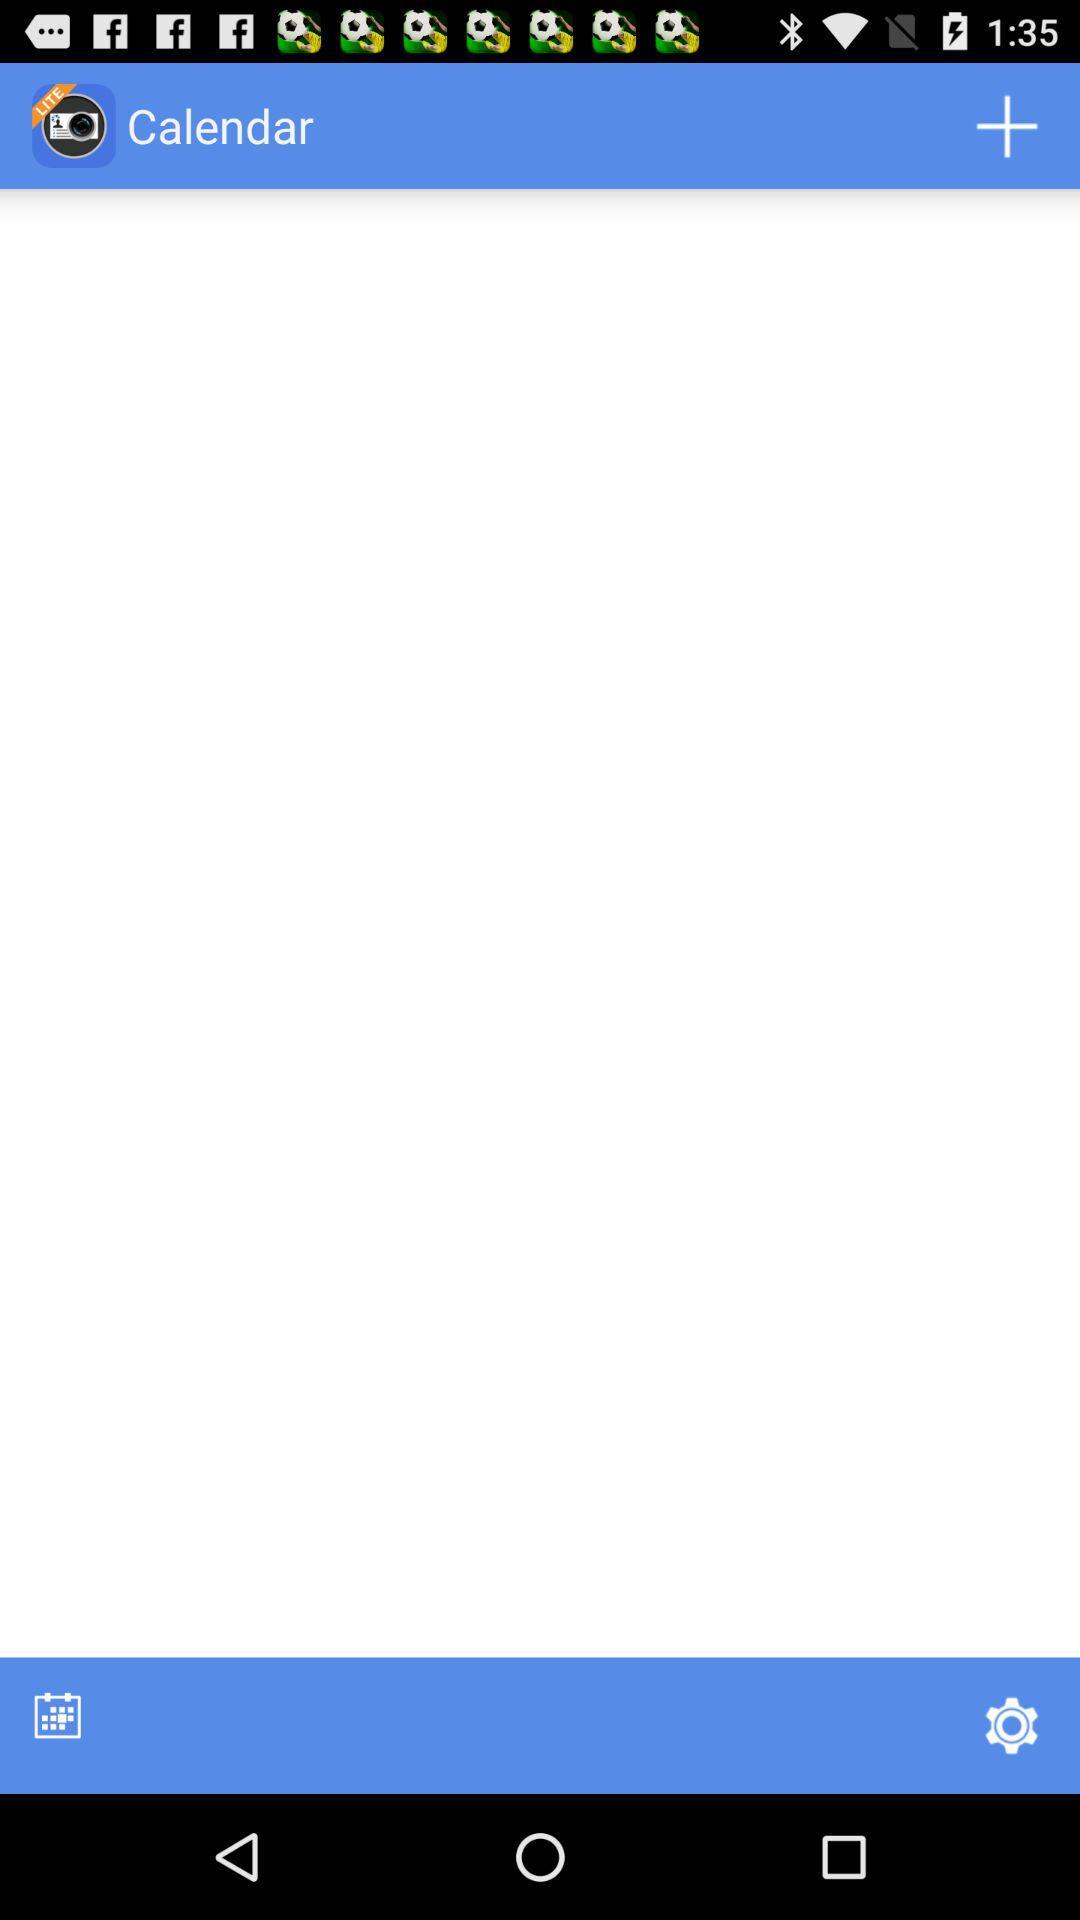 The width and height of the screenshot is (1080, 1920). What do you see at coordinates (1011, 1724) in the screenshot?
I see `open up settings` at bounding box center [1011, 1724].